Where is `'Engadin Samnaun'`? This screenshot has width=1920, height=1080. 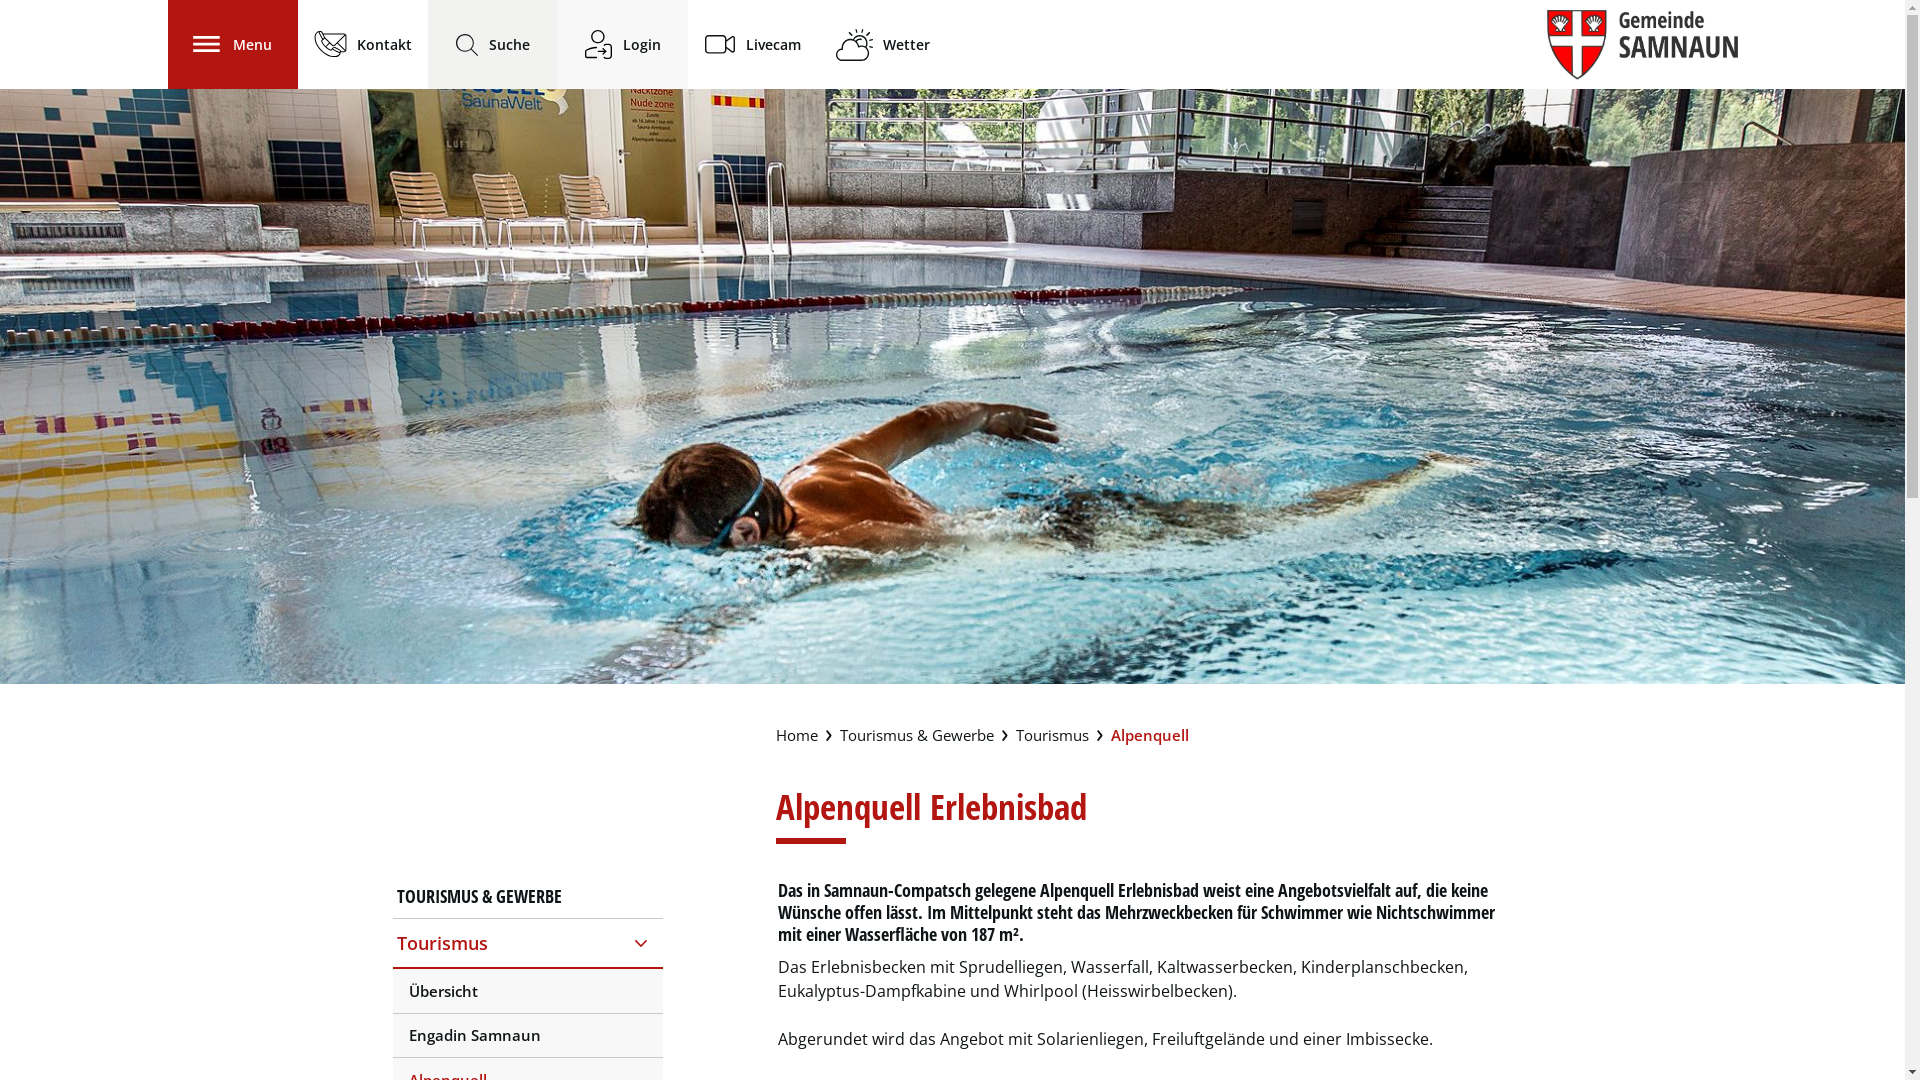
'Engadin Samnaun' is located at coordinates (527, 1035).